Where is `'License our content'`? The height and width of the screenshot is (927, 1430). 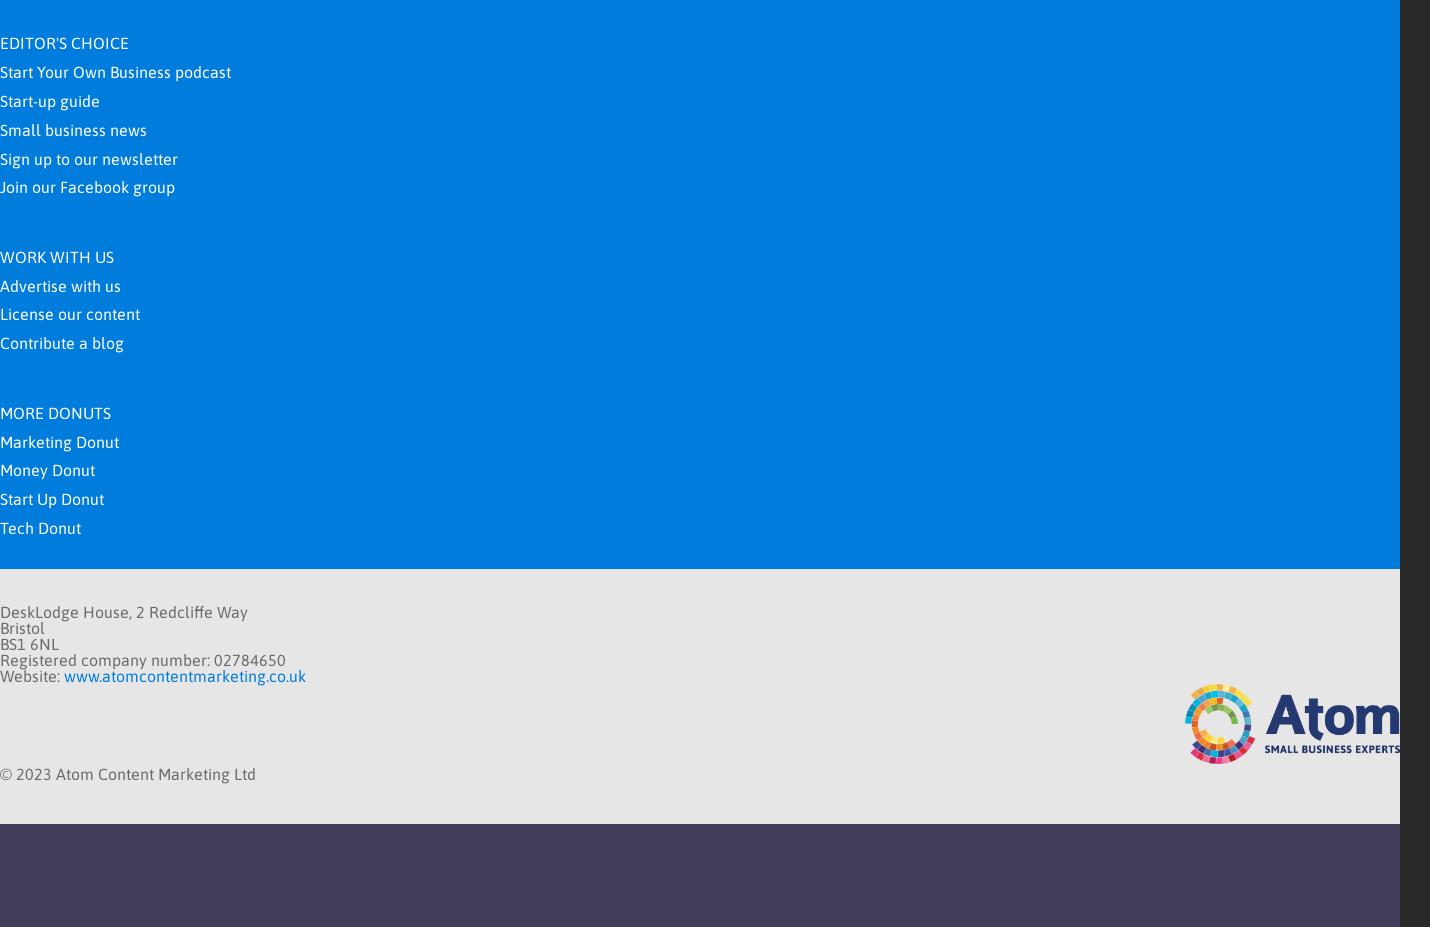 'License our content' is located at coordinates (69, 312).